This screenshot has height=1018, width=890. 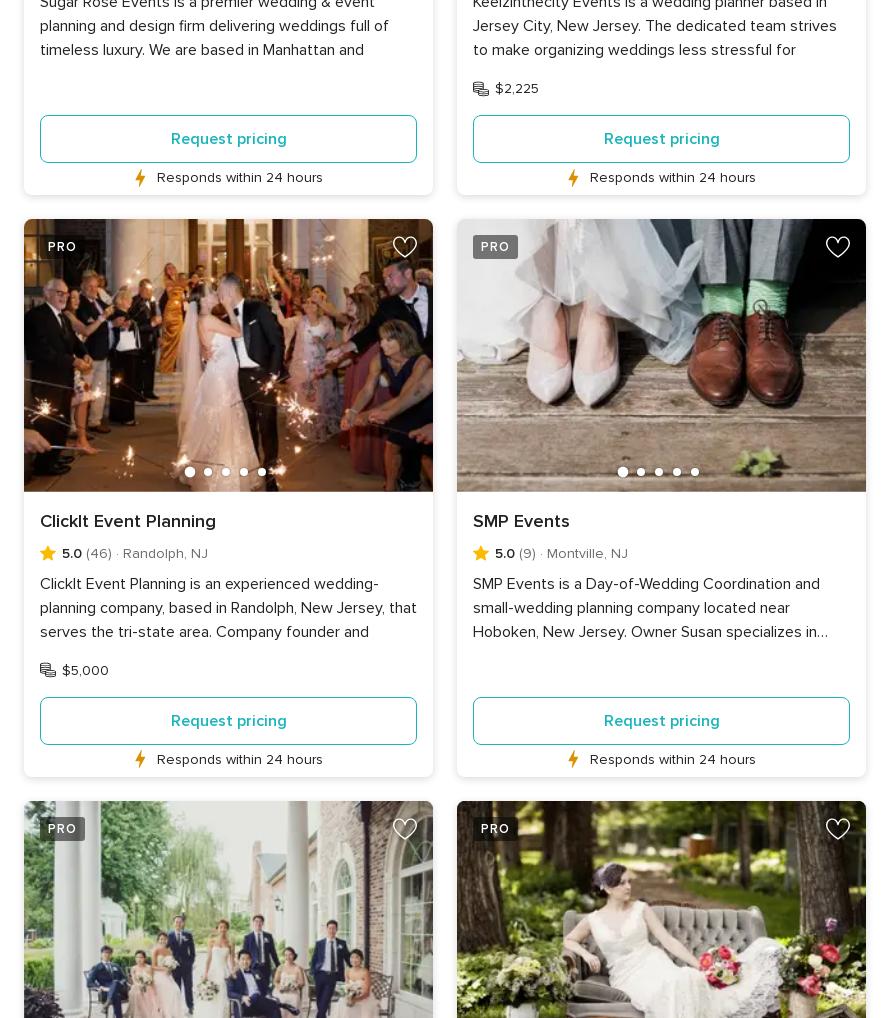 What do you see at coordinates (525, 551) in the screenshot?
I see `'(9)'` at bounding box center [525, 551].